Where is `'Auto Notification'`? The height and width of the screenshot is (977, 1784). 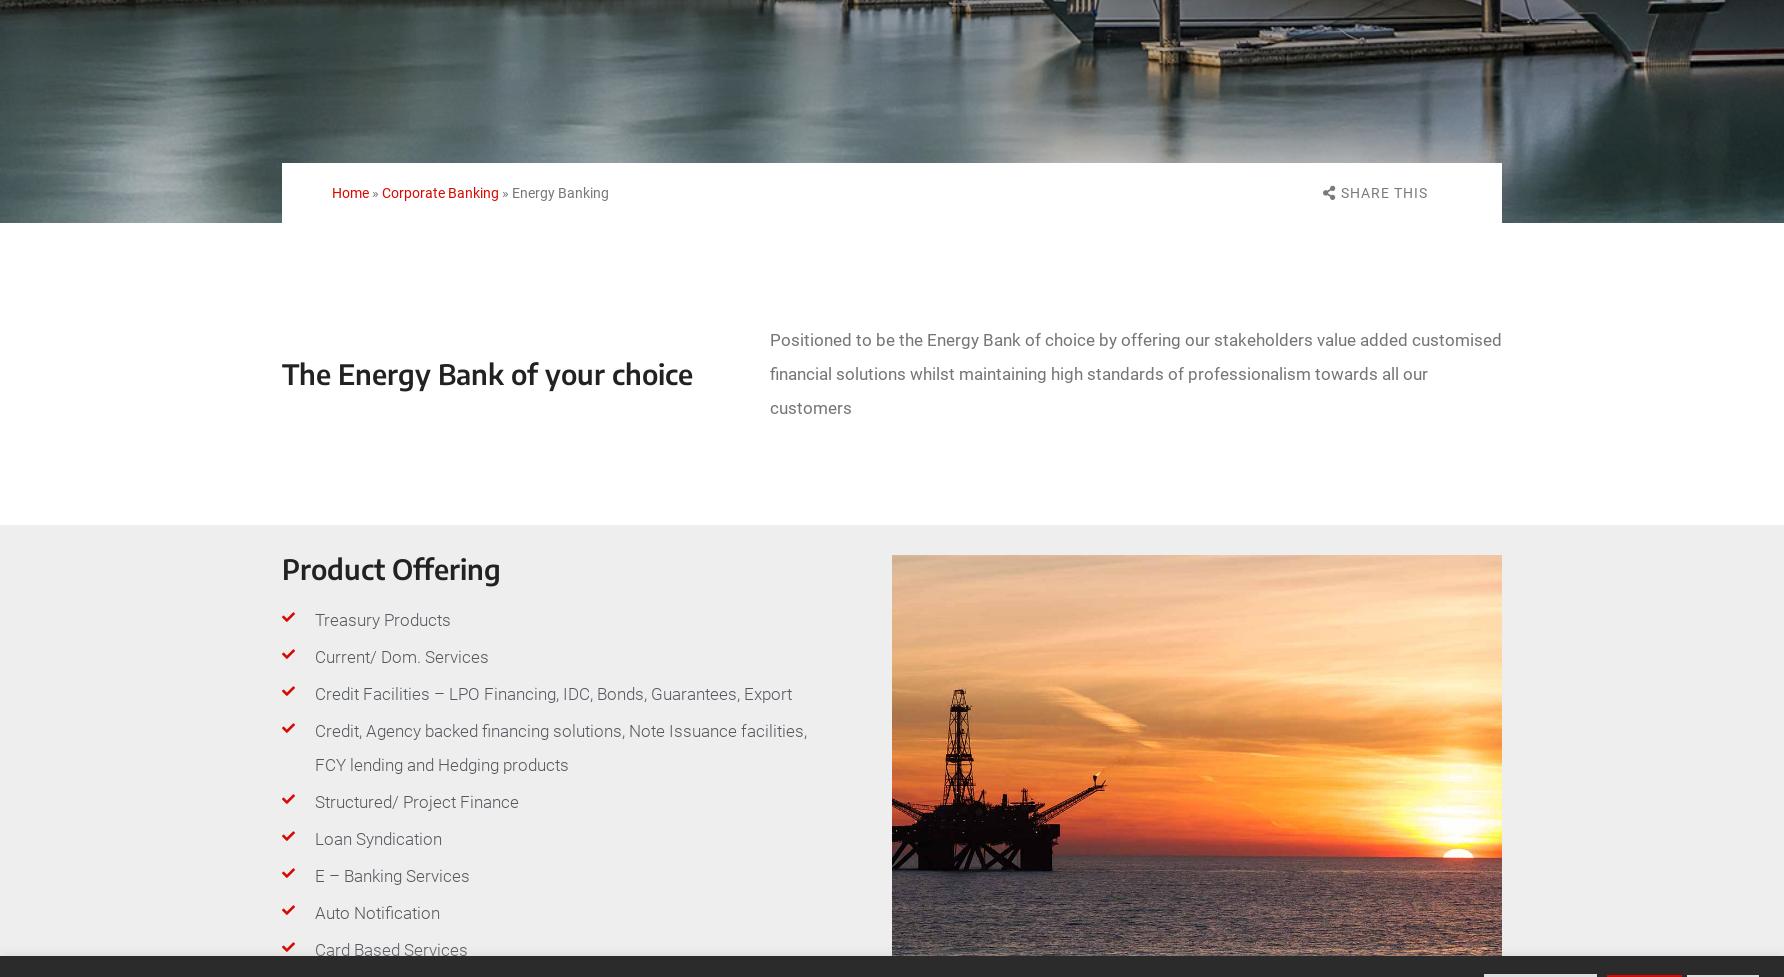
'Auto Notification' is located at coordinates (315, 912).